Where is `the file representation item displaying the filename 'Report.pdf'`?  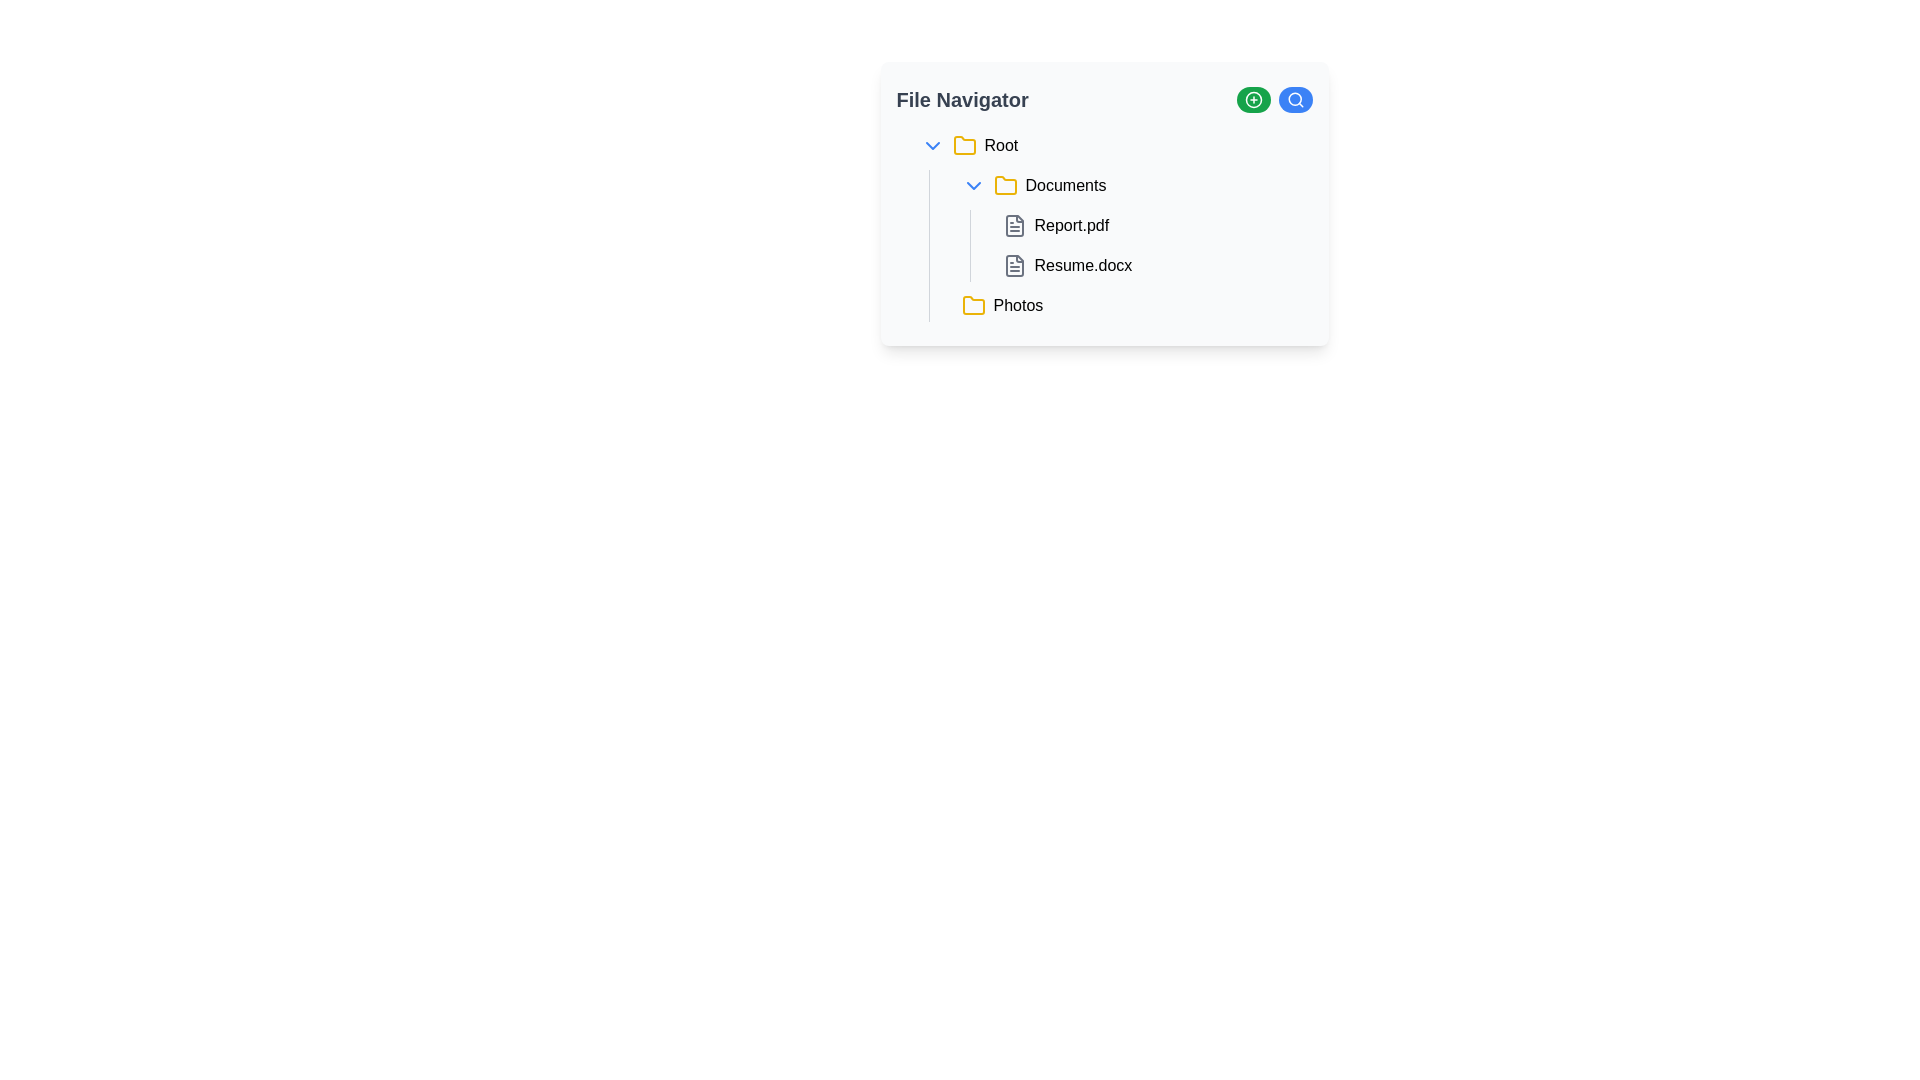 the file representation item displaying the filename 'Report.pdf' is located at coordinates (1132, 225).